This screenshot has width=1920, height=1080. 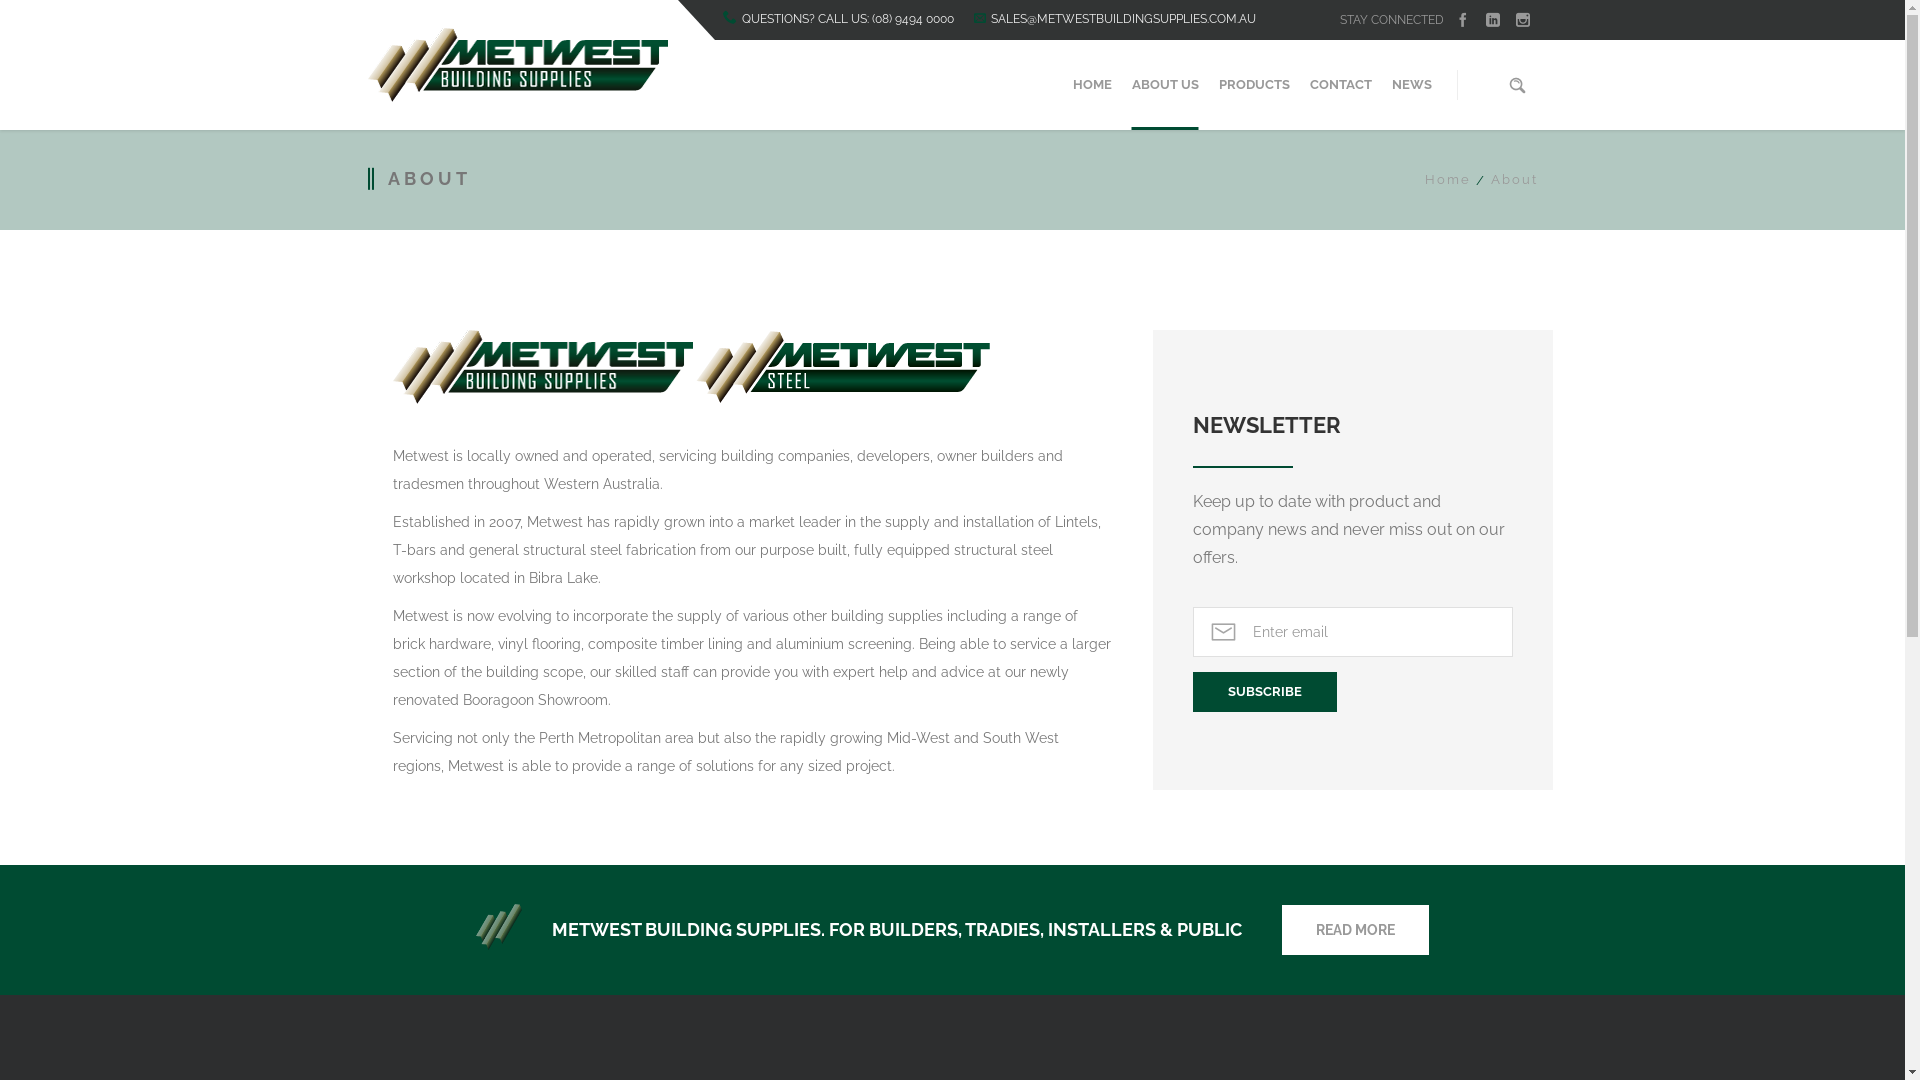 I want to click on 'Subscribe', so click(x=1262, y=690).